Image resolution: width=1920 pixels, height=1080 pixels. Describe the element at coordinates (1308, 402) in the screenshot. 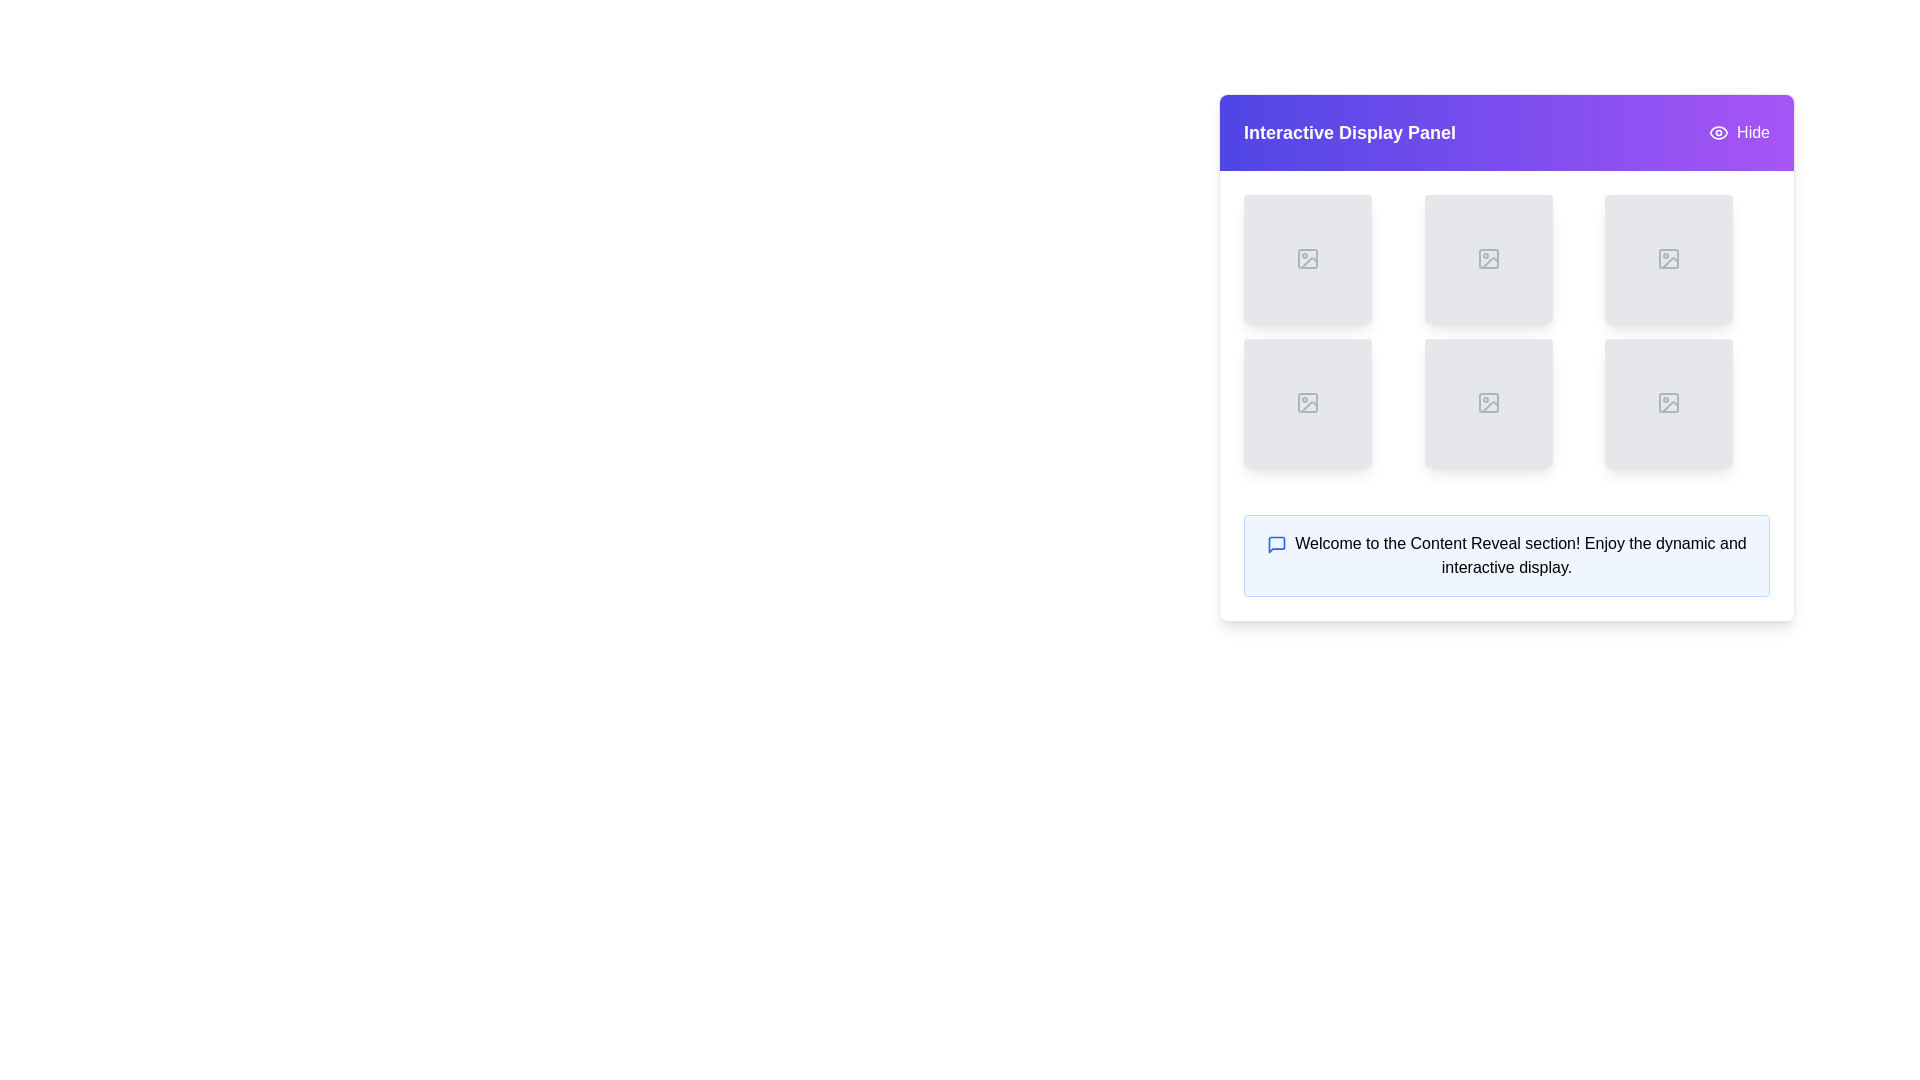

I see `the image placeholder icon, which is the second icon in the second row of a grid arrangement` at that location.